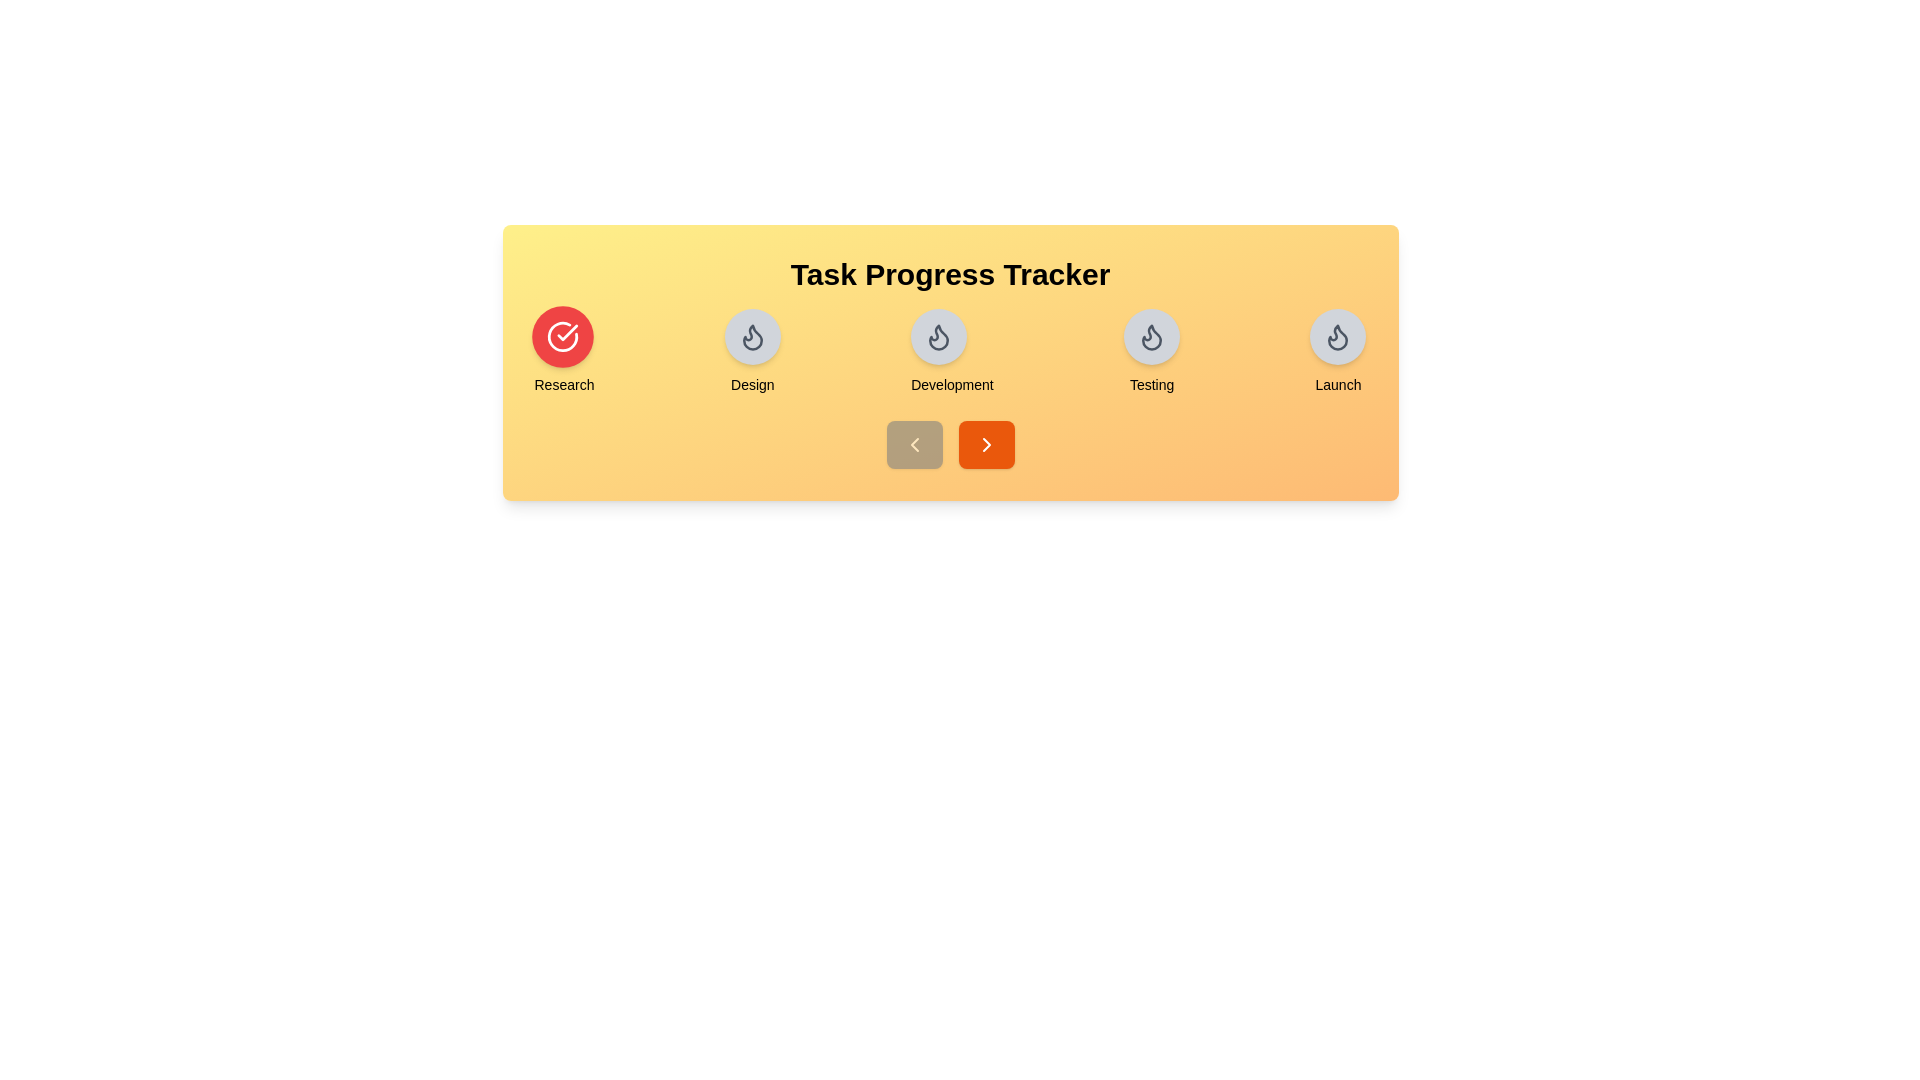 This screenshot has height=1080, width=1920. I want to click on the text label displaying 'Development' which is located below the flame icon in the task progress tracker interface, so click(951, 385).